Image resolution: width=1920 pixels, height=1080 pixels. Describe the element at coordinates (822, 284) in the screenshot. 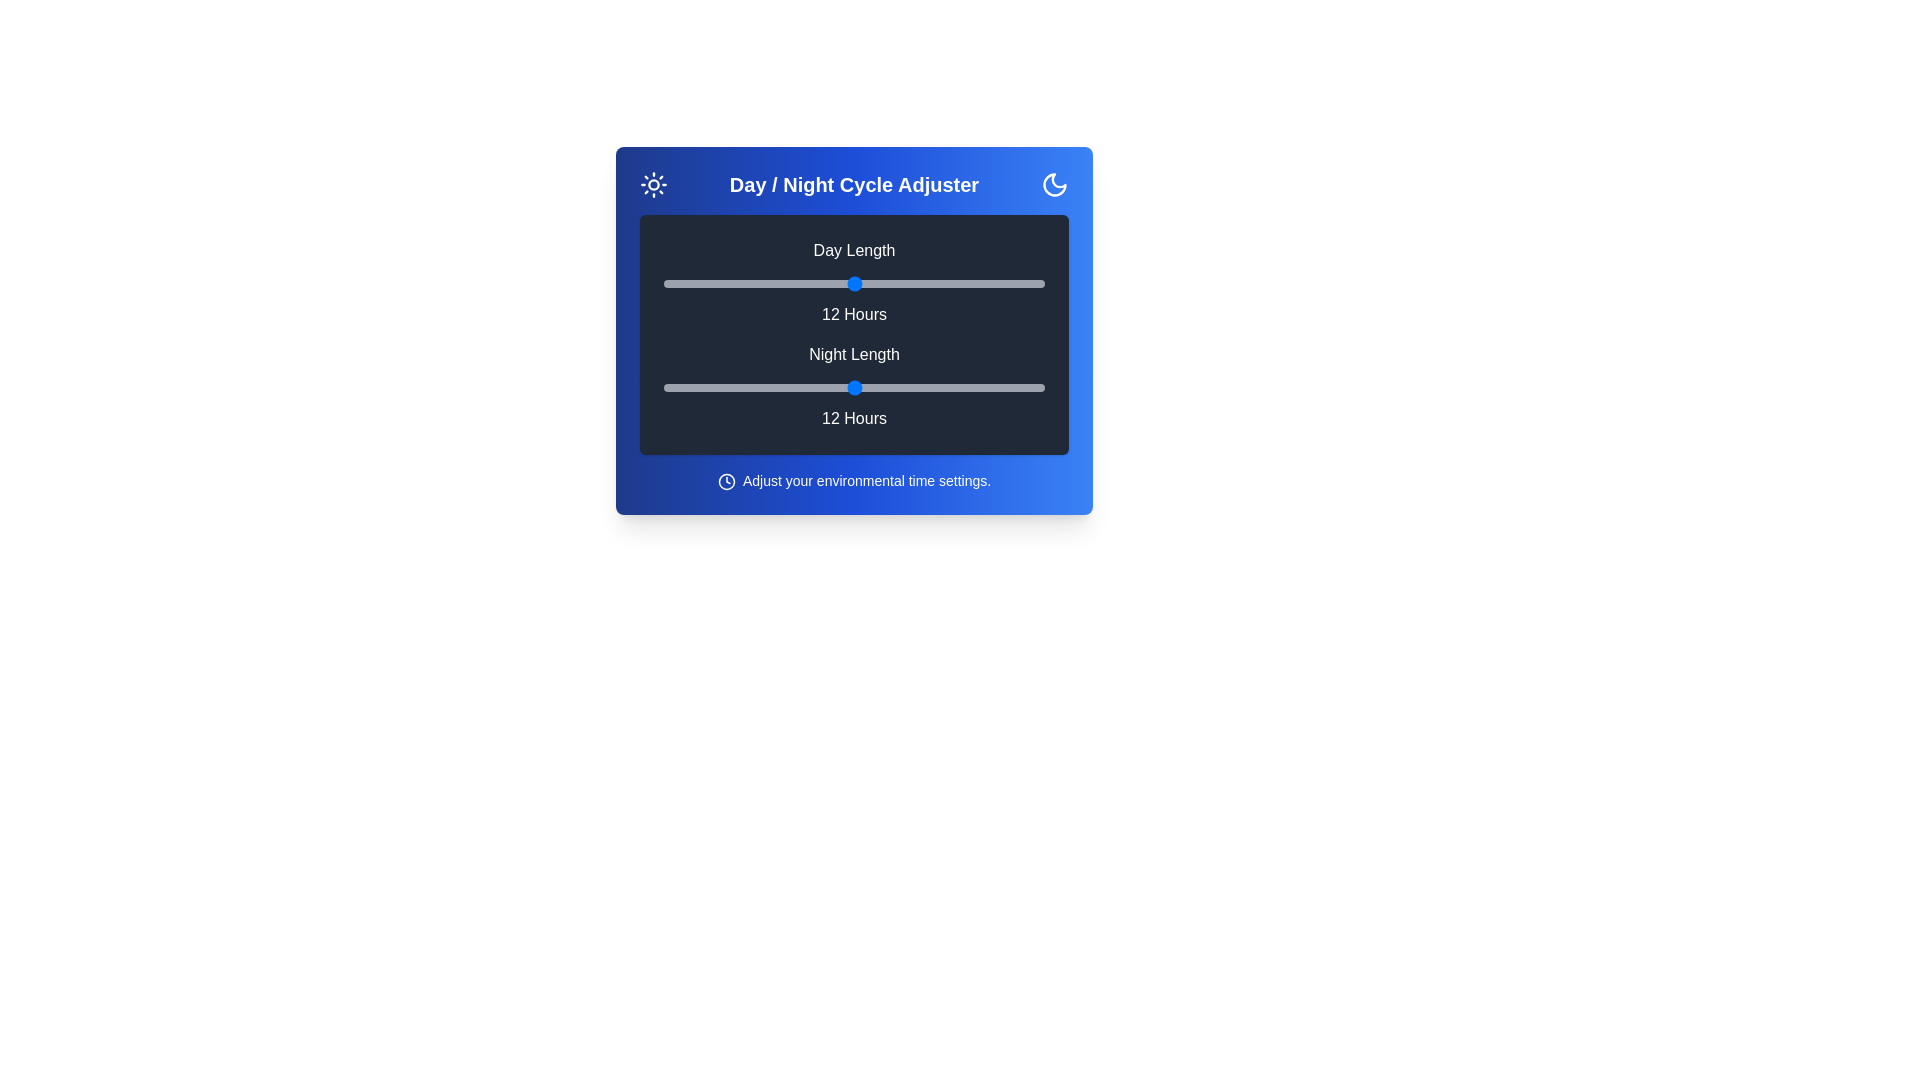

I see `the 'Day Length' slider to set the day duration to 11 hours` at that location.